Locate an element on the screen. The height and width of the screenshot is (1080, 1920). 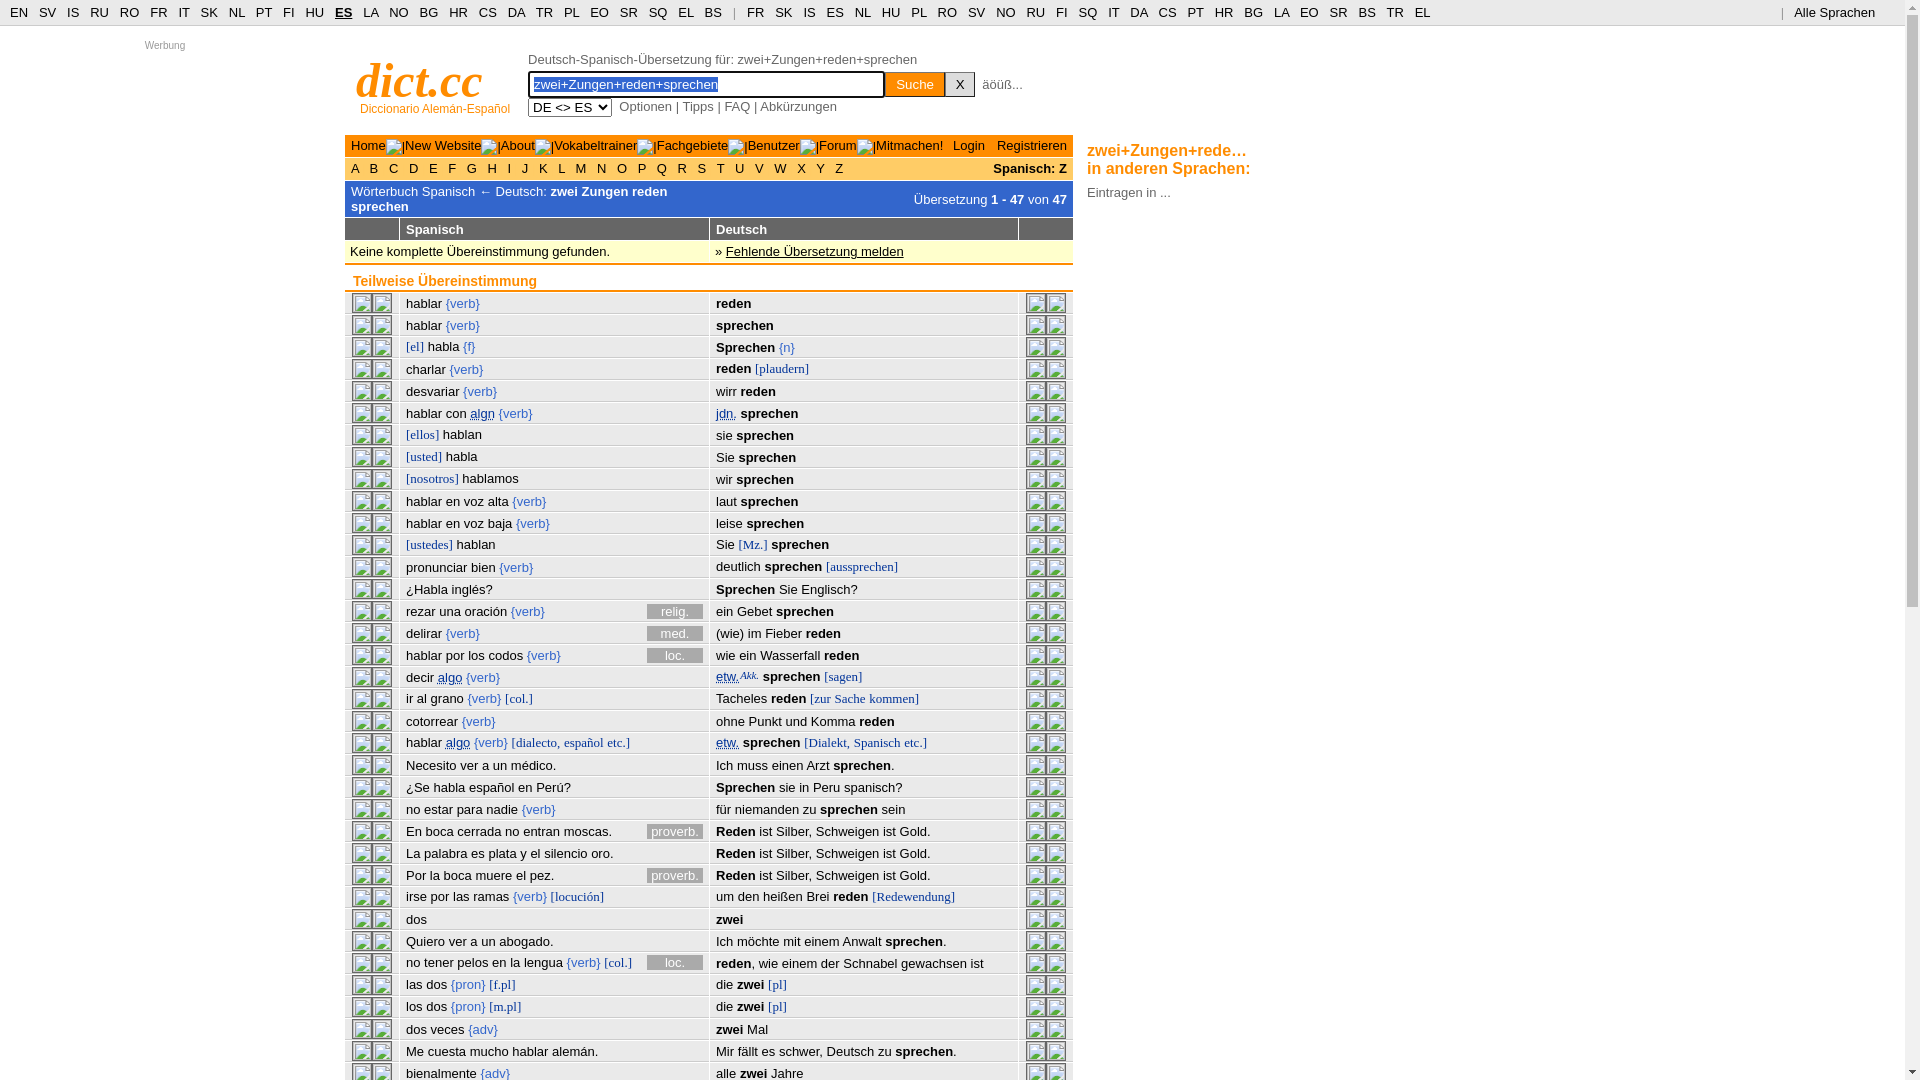
'zwei' is located at coordinates (728, 919).